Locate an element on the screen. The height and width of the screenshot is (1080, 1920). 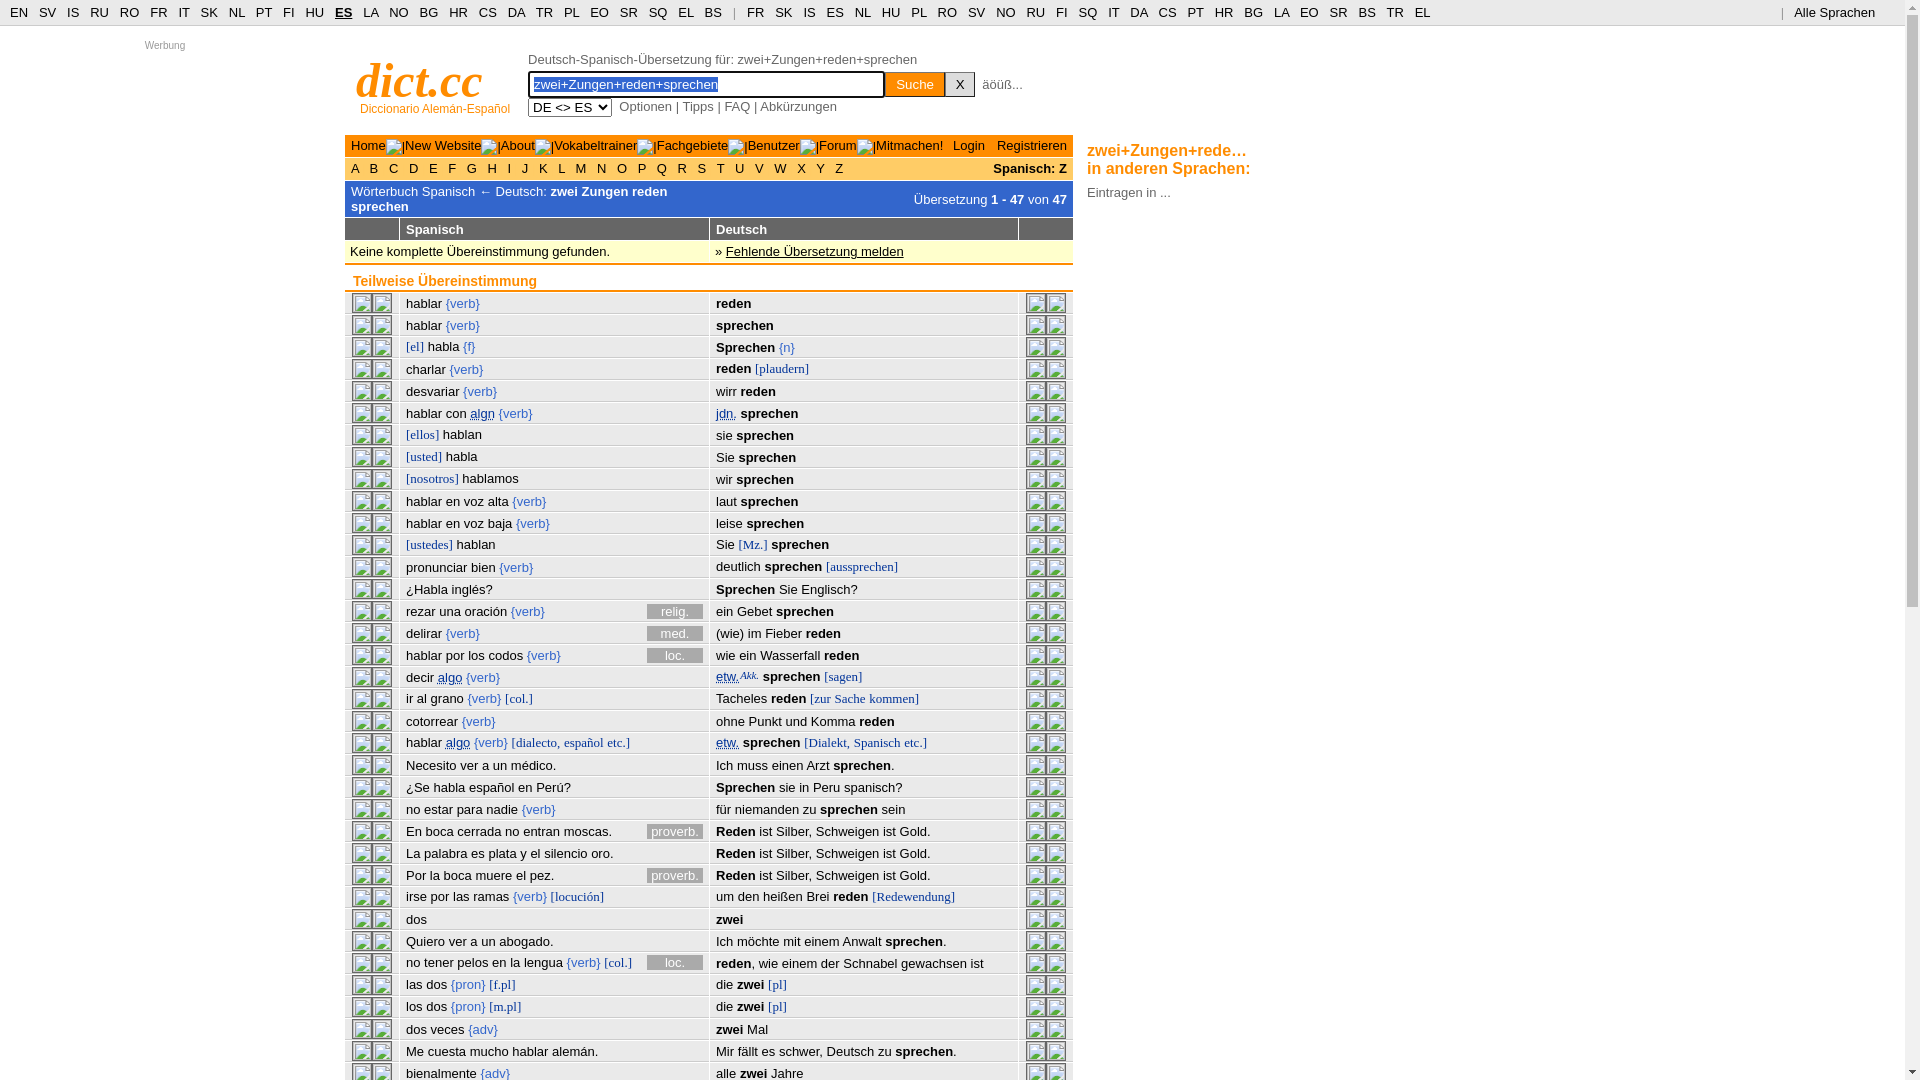
'zwei' is located at coordinates (728, 919).